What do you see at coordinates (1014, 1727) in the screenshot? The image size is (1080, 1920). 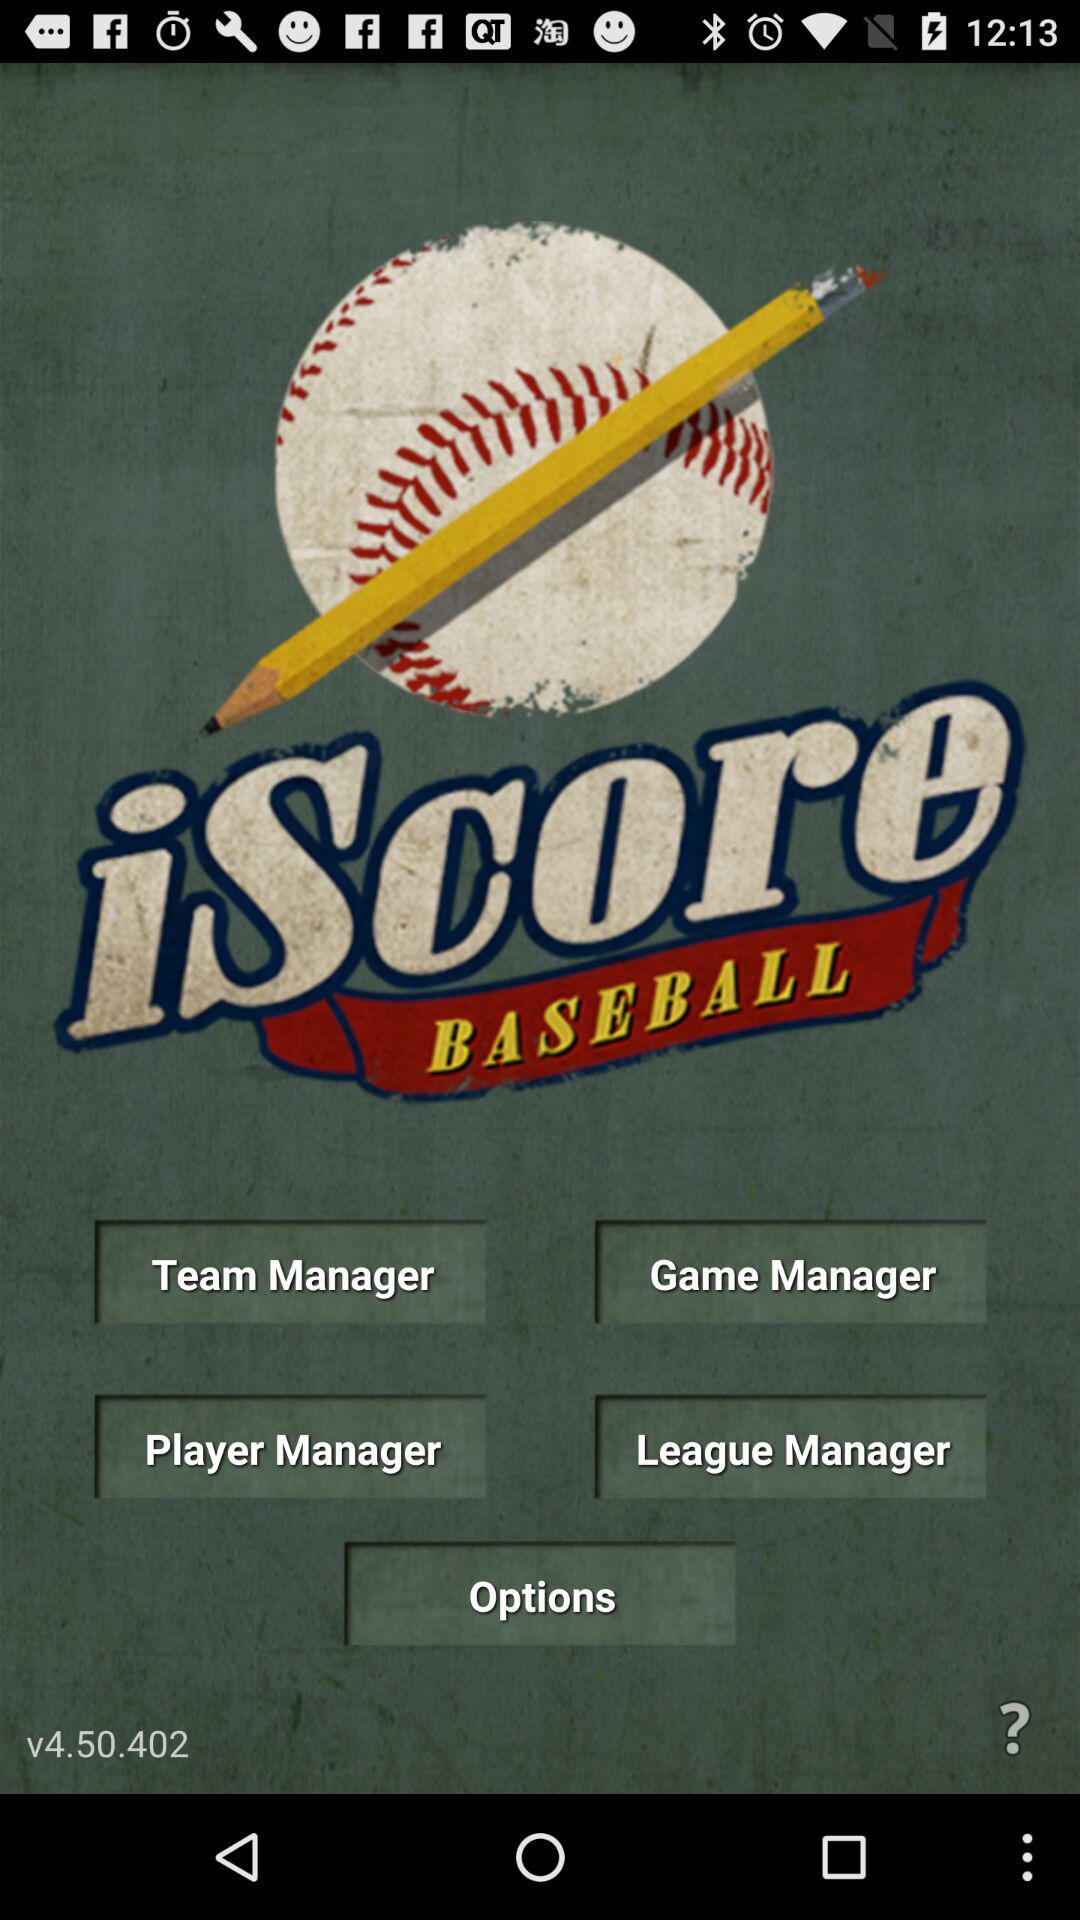 I see `help` at bounding box center [1014, 1727].